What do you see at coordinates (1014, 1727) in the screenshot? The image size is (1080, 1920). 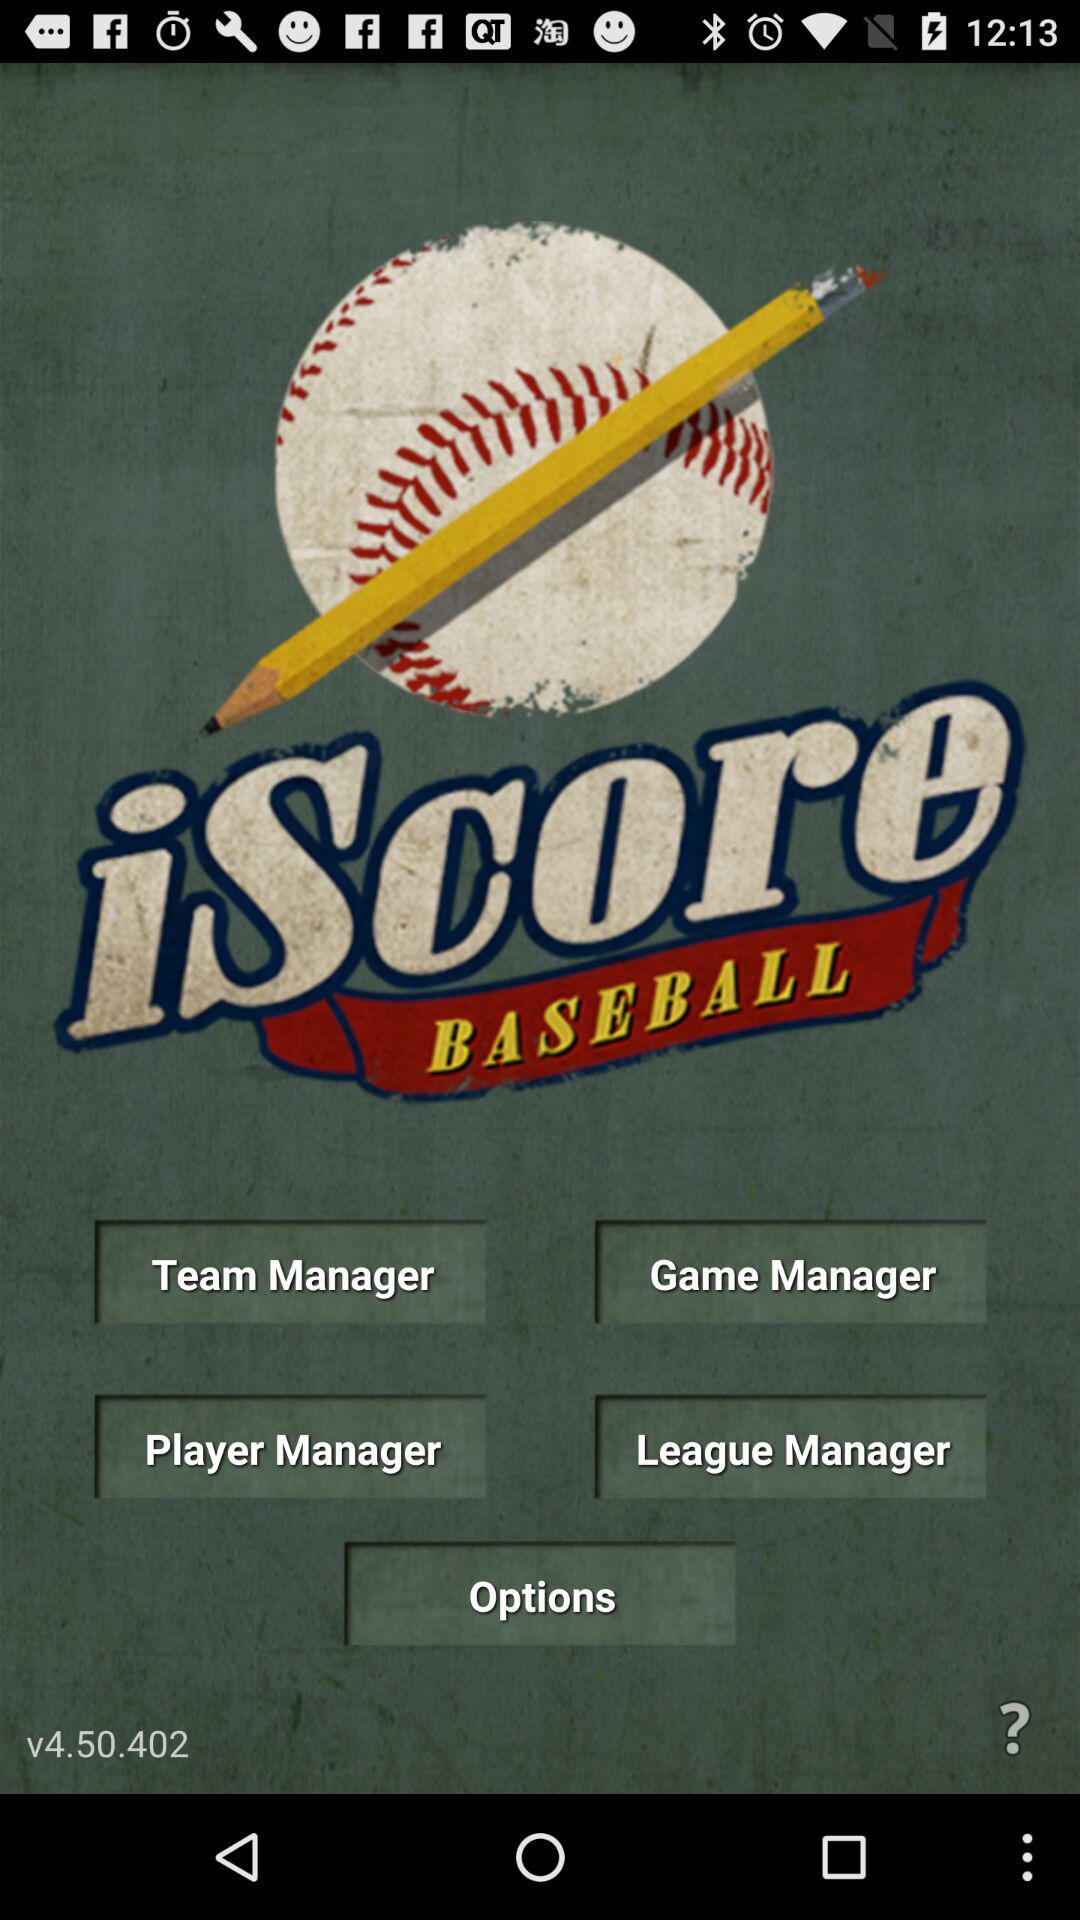 I see `help` at bounding box center [1014, 1727].